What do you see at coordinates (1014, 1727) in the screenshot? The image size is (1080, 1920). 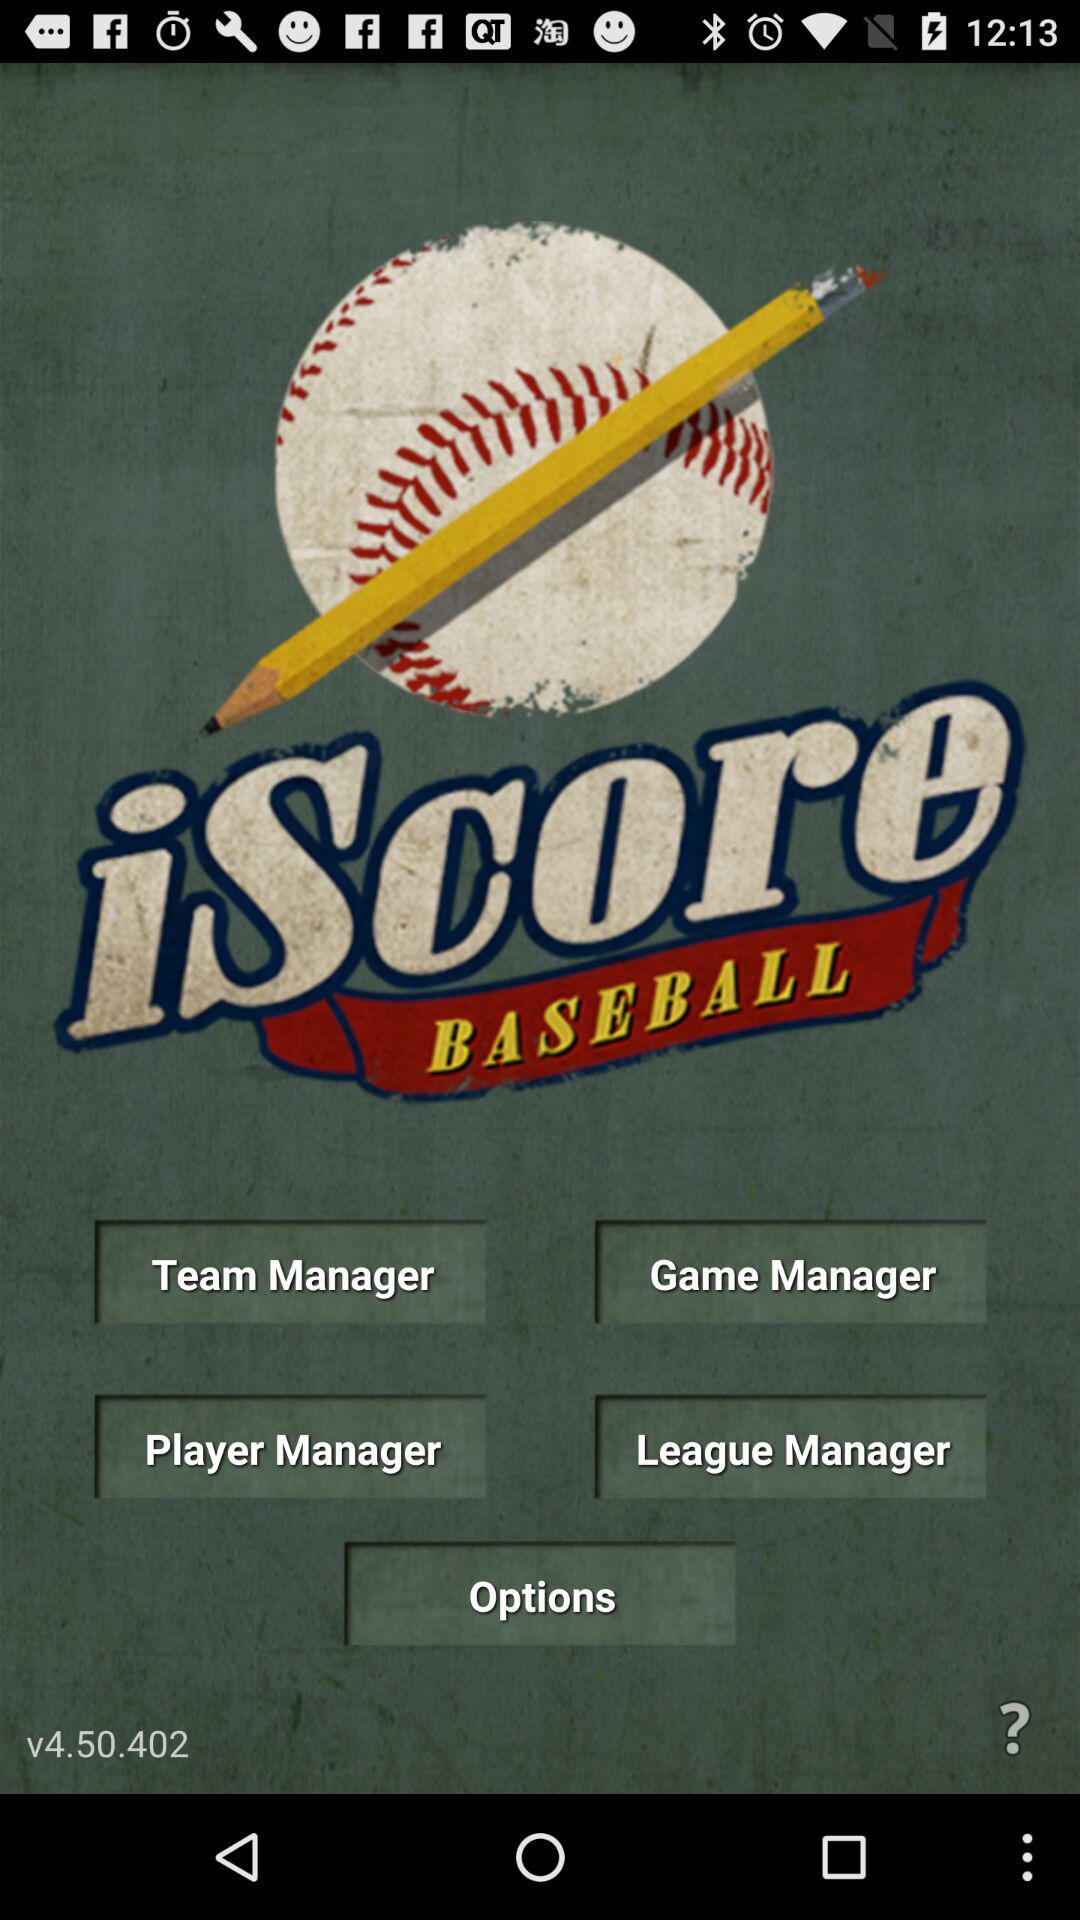 I see `help` at bounding box center [1014, 1727].